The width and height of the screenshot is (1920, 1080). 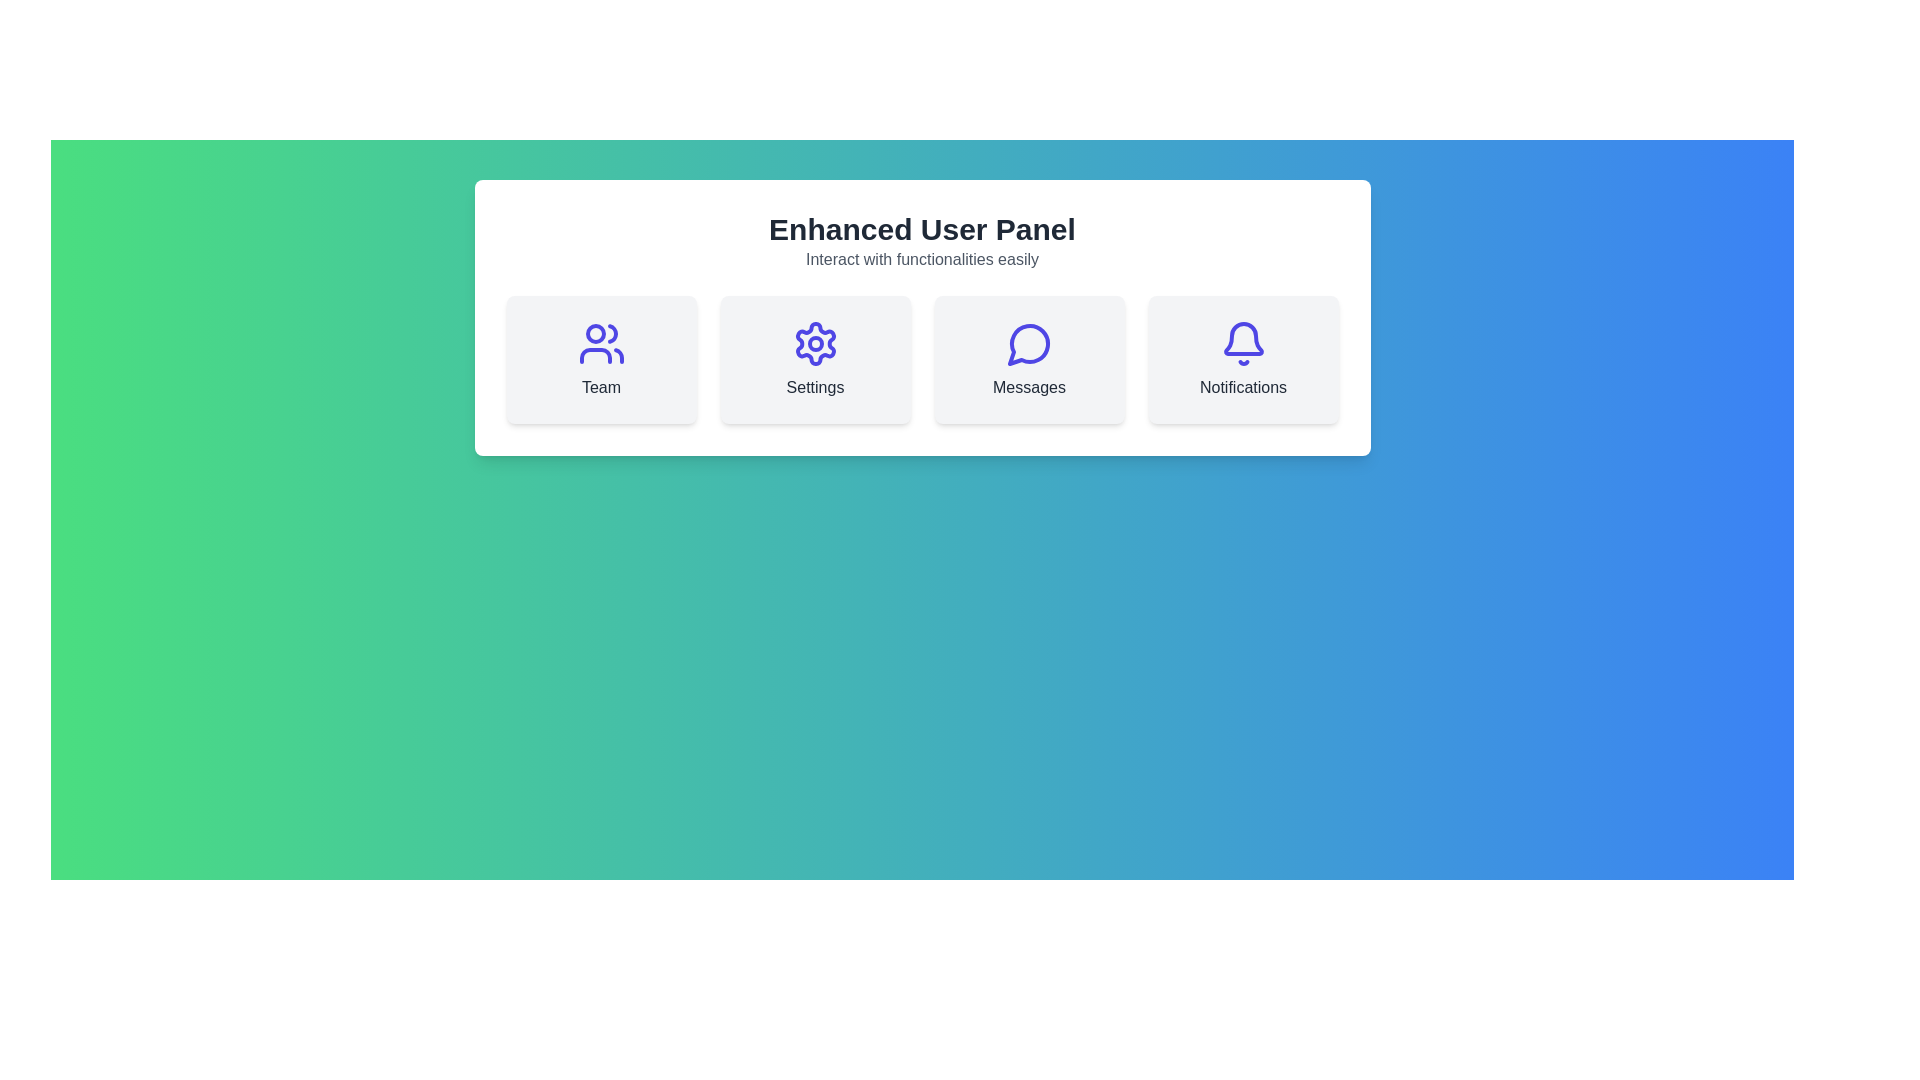 I want to click on the SVG graphic of the speech bubble icon located in the 'Messages' card, so click(x=1029, y=342).